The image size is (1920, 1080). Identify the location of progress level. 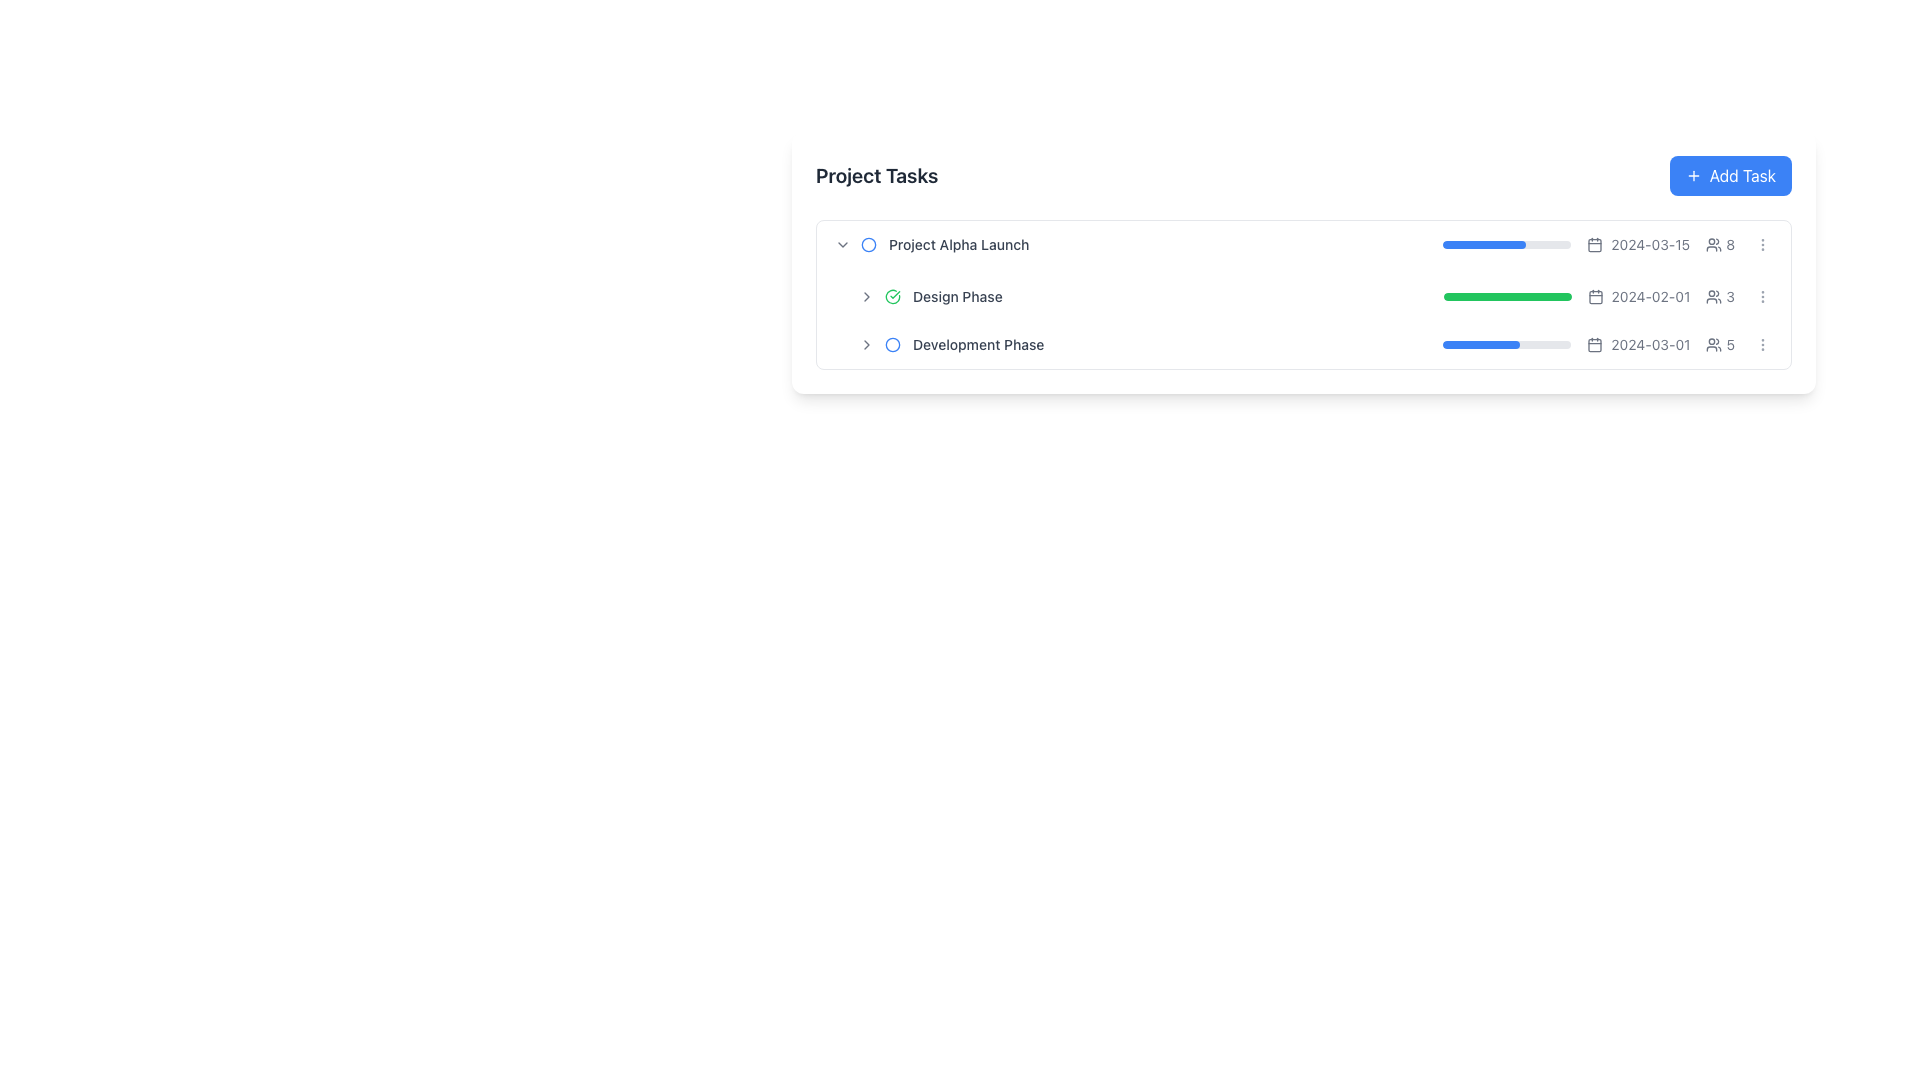
(1489, 297).